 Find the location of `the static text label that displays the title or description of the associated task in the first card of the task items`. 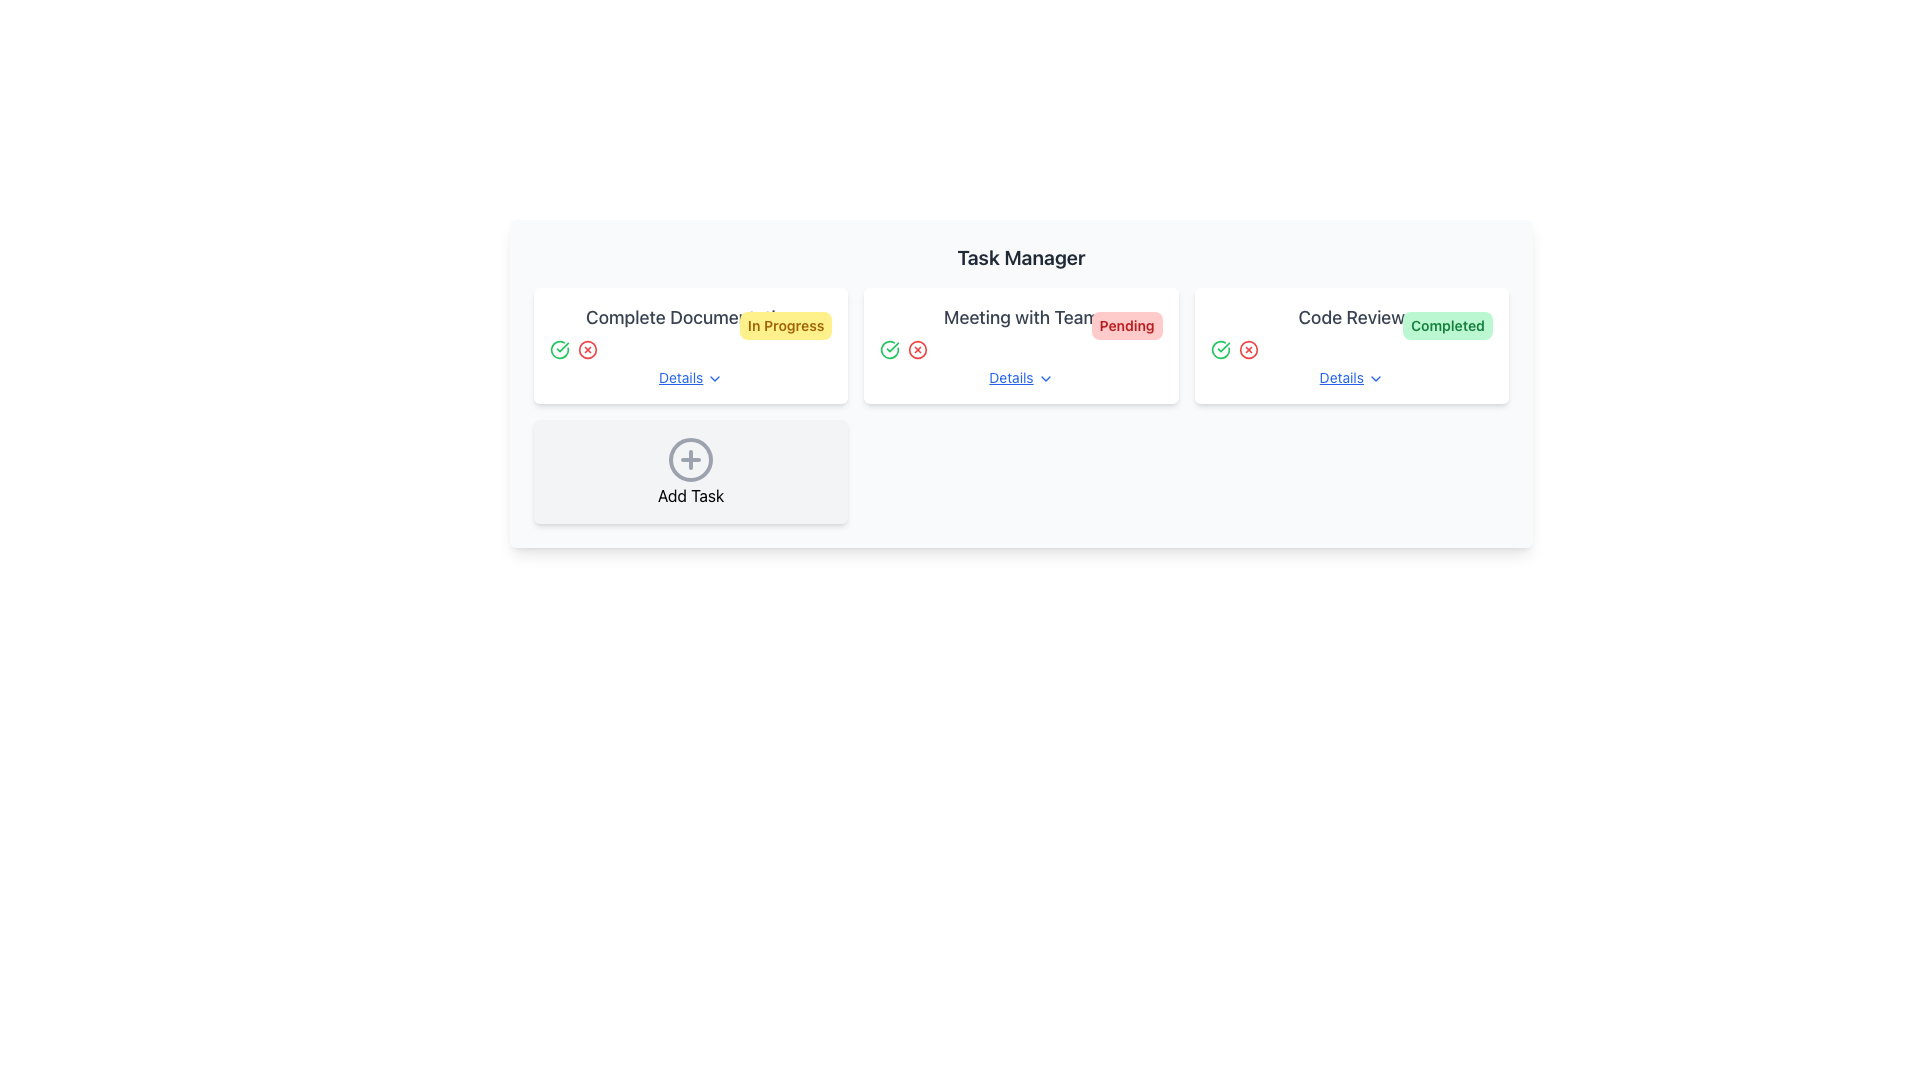

the static text label that displays the title or description of the associated task in the first card of the task items is located at coordinates (691, 316).